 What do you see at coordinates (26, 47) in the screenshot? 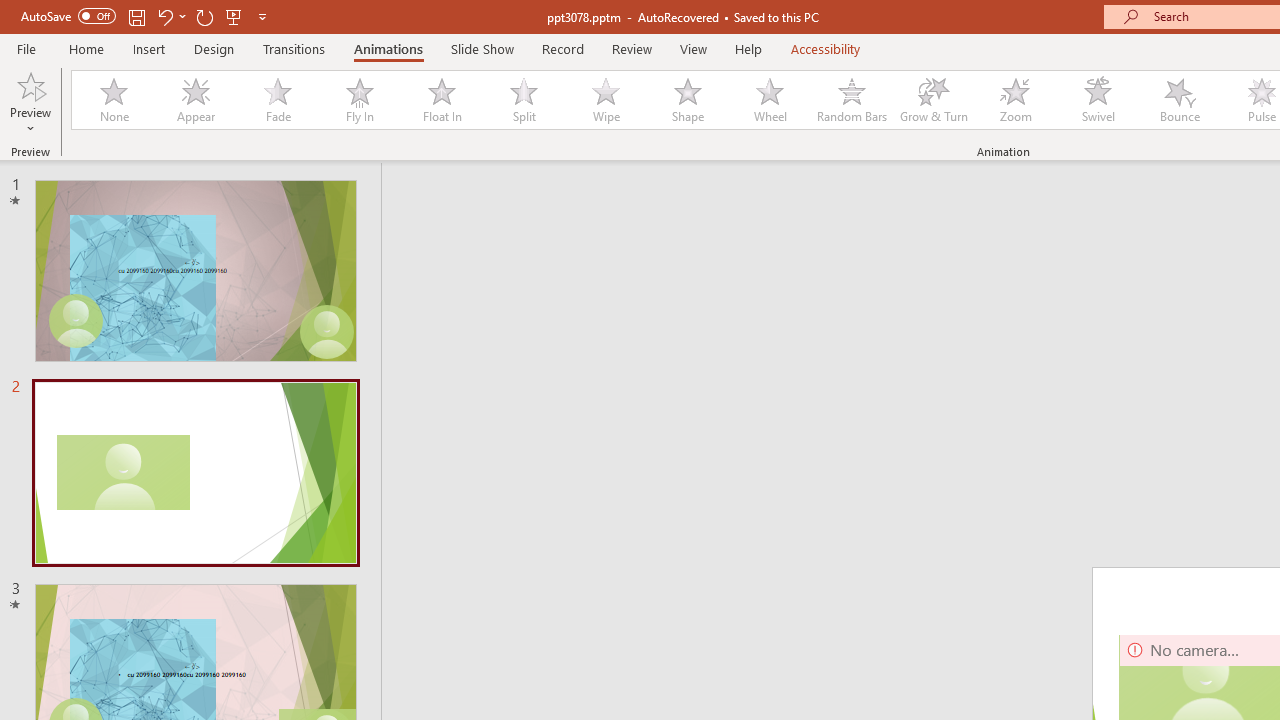
I see `'File Tab'` at bounding box center [26, 47].